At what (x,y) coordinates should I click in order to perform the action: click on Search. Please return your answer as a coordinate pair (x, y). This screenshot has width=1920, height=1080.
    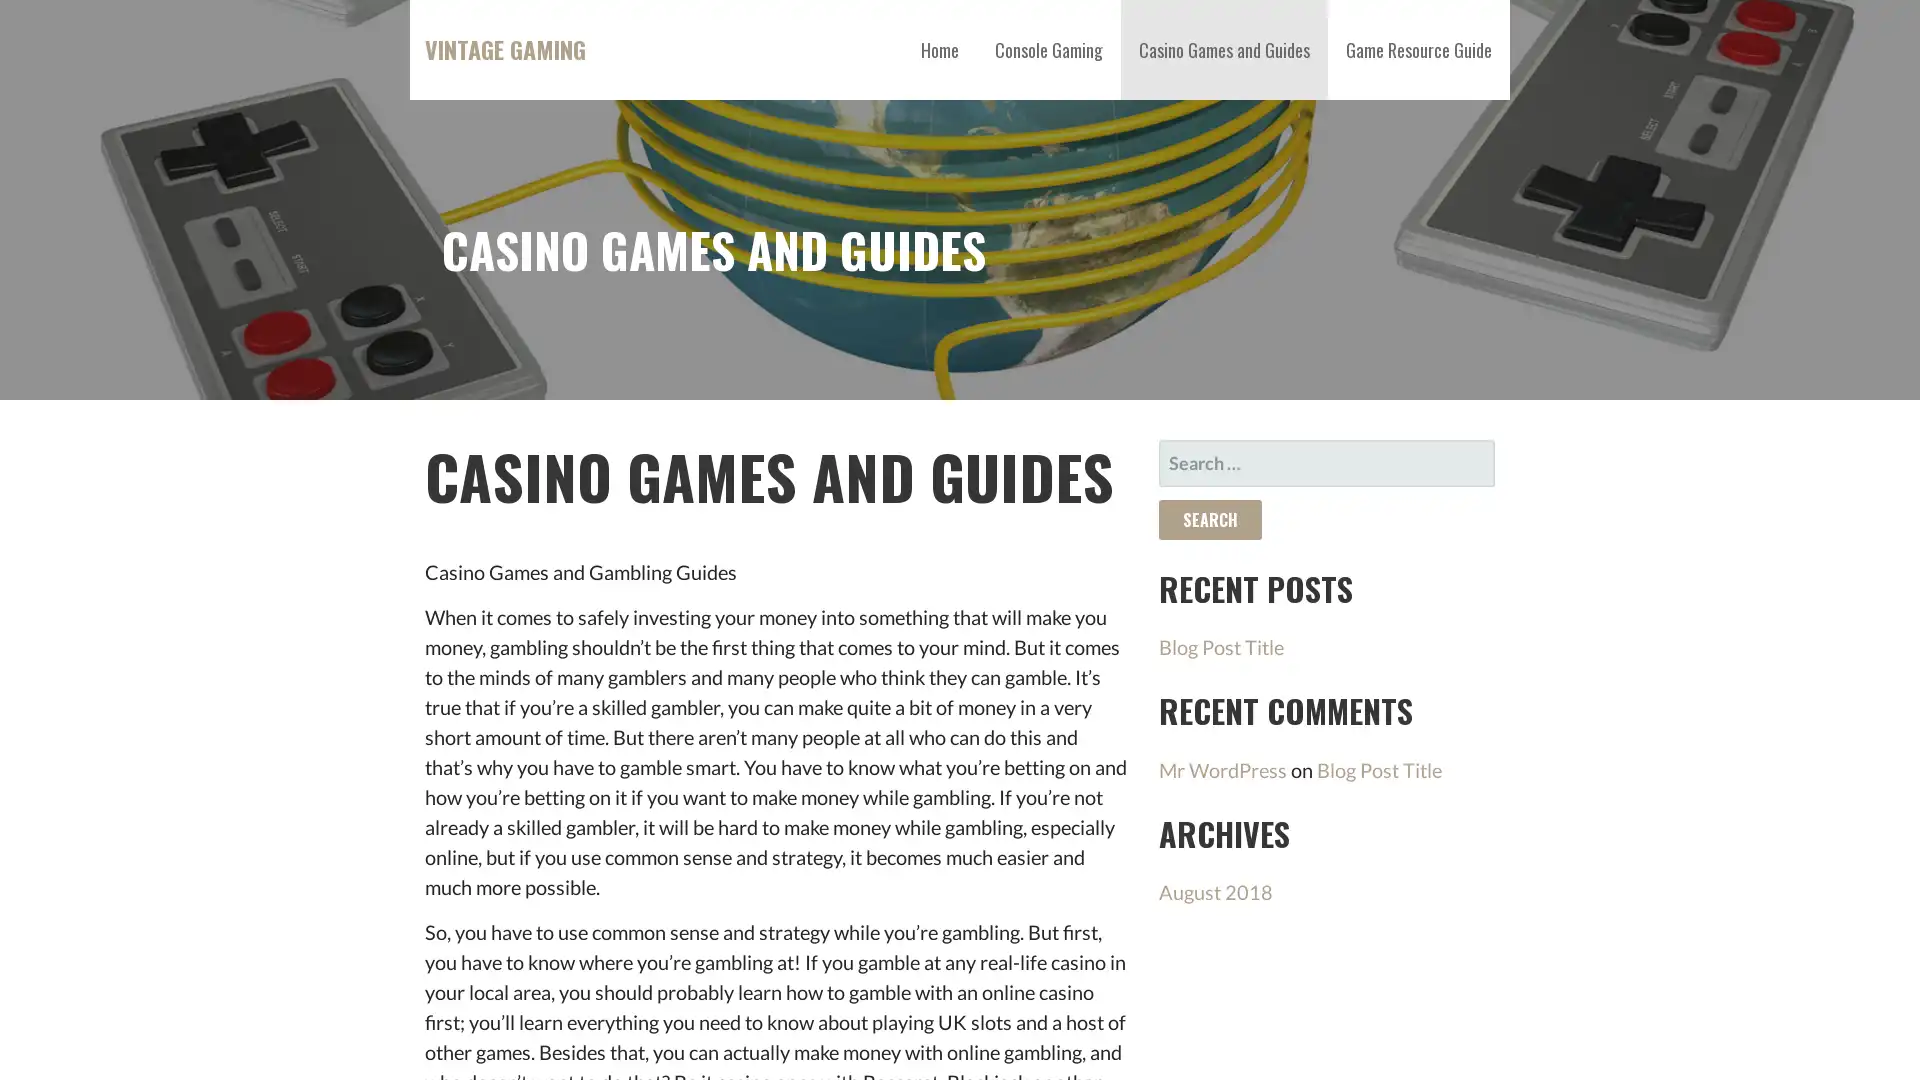
    Looking at the image, I should click on (1208, 519).